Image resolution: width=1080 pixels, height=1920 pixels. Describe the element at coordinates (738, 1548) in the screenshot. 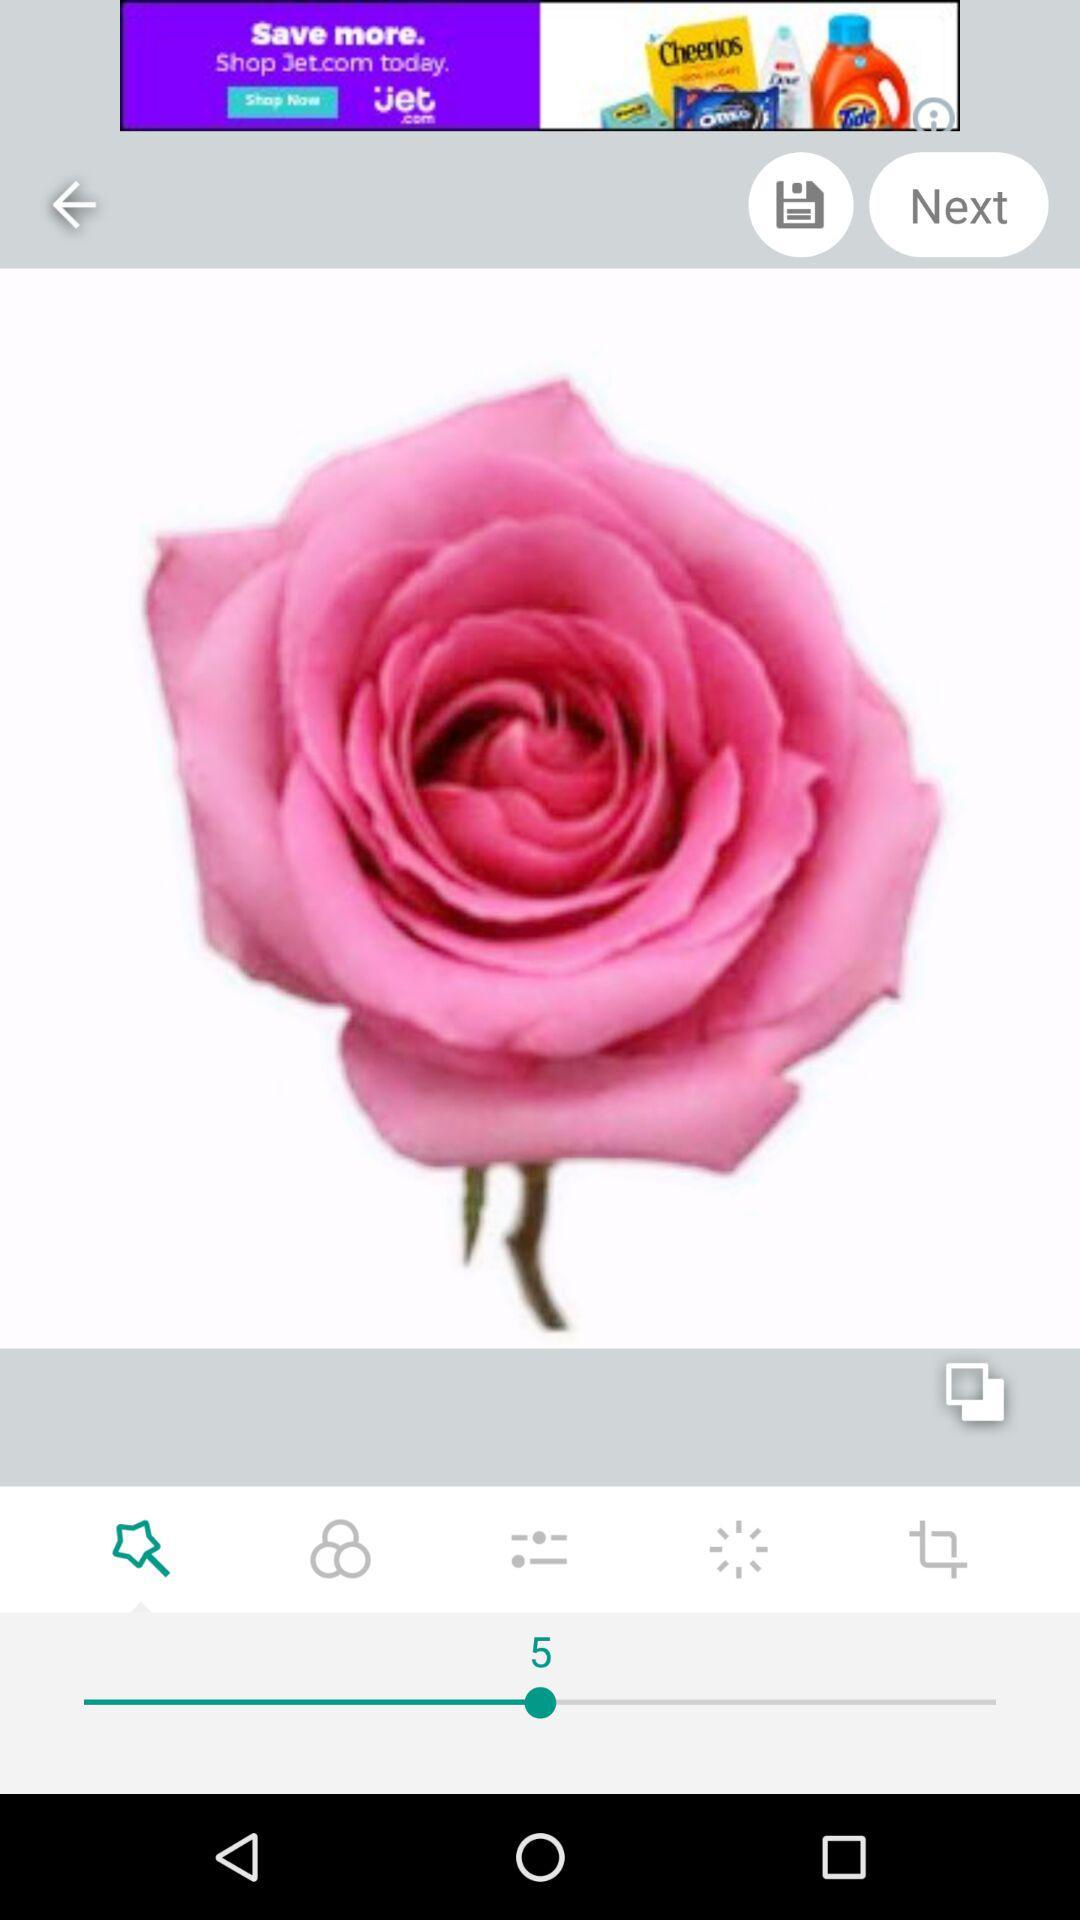

I see `auto enhance` at that location.